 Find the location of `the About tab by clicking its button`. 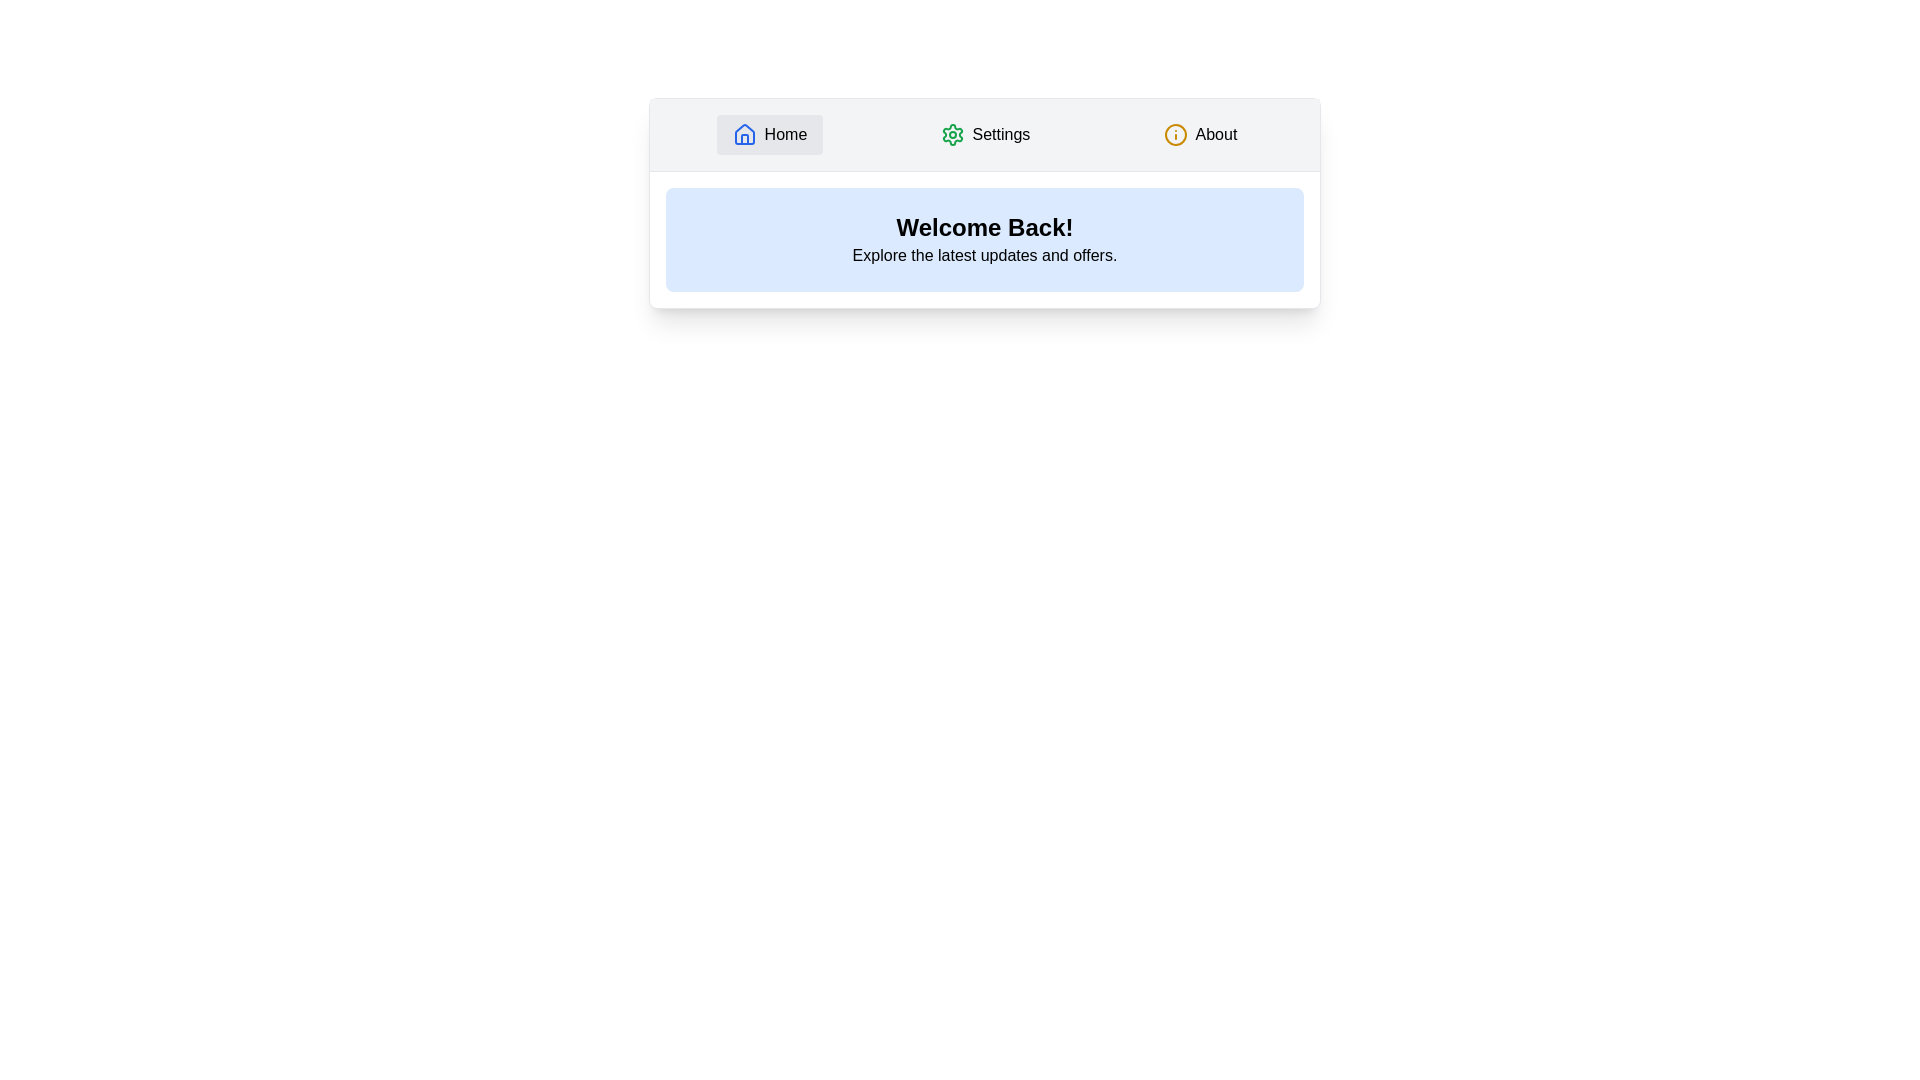

the About tab by clicking its button is located at coordinates (1200, 135).